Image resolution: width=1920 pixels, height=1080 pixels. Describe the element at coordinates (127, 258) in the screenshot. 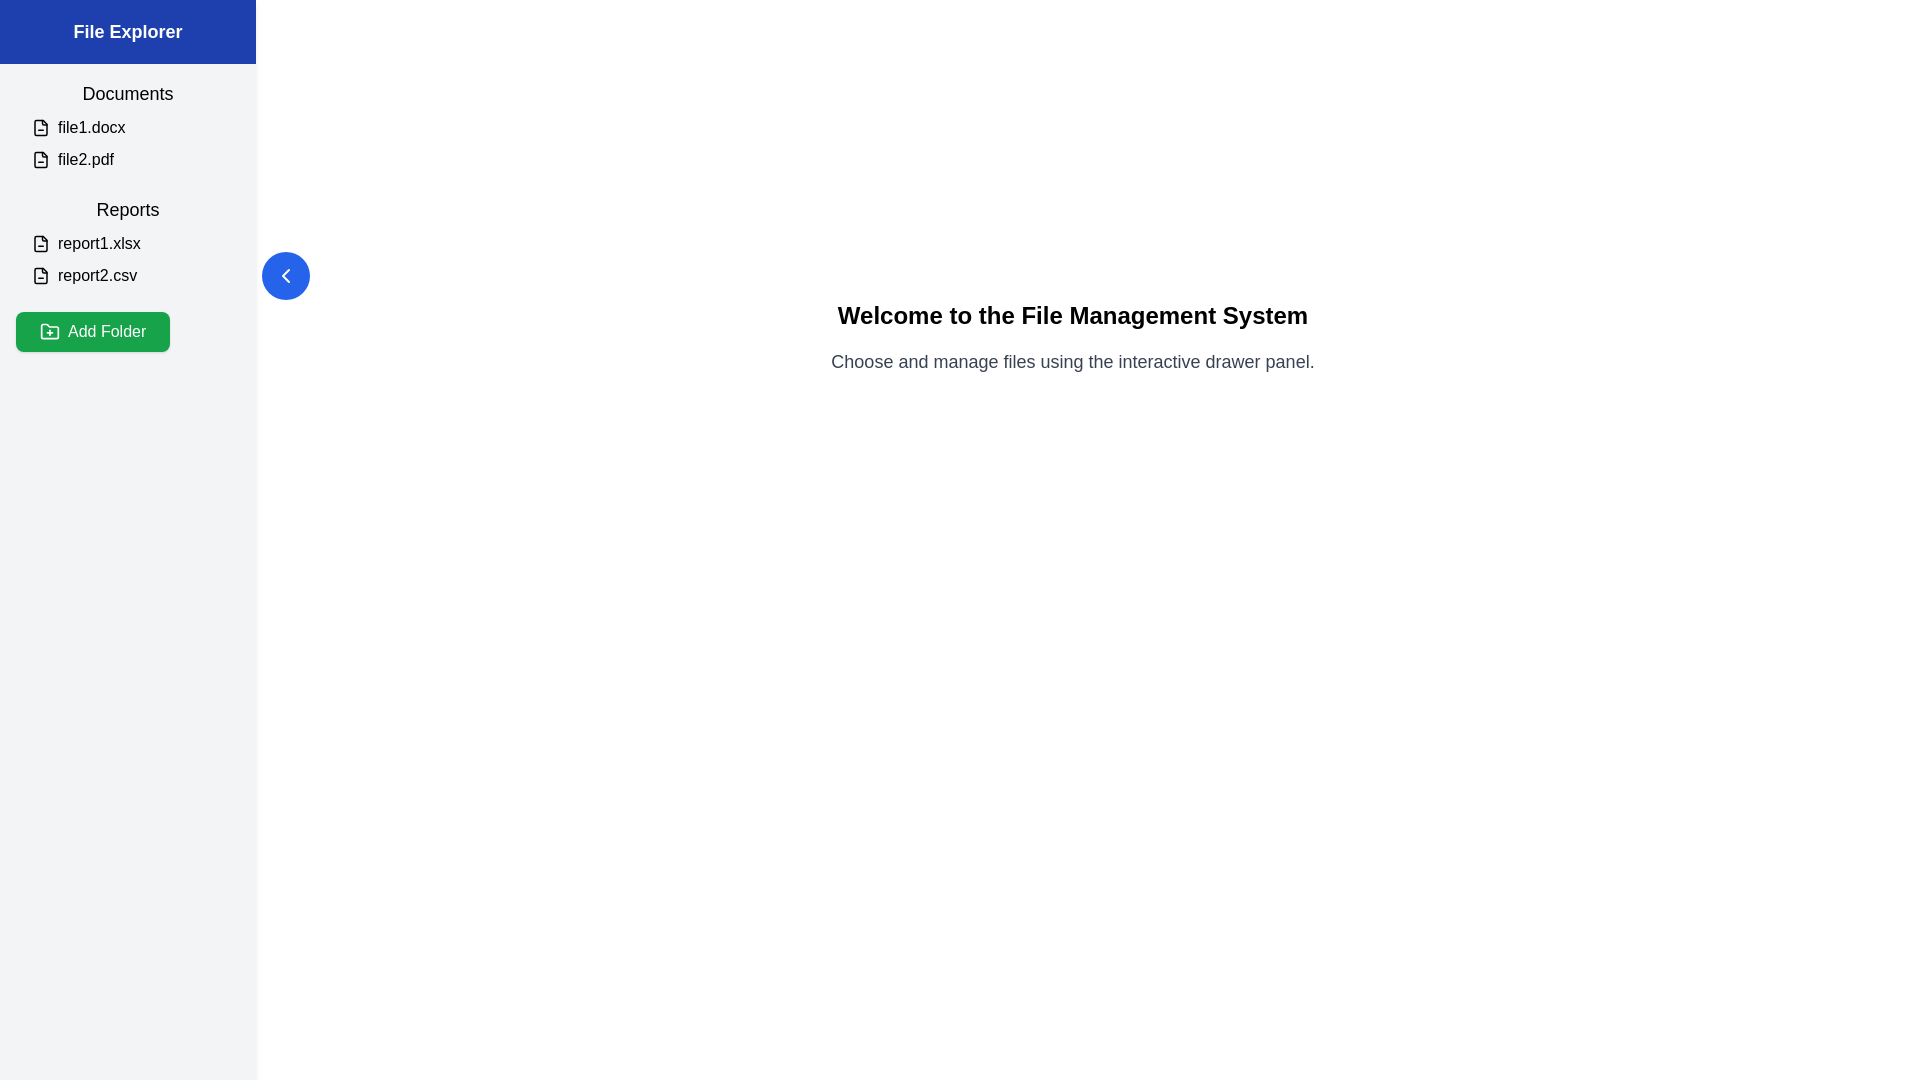

I see `the file item 'report1.xlsx' or 'report2.csv' in the list under the 'Reports' section` at that location.